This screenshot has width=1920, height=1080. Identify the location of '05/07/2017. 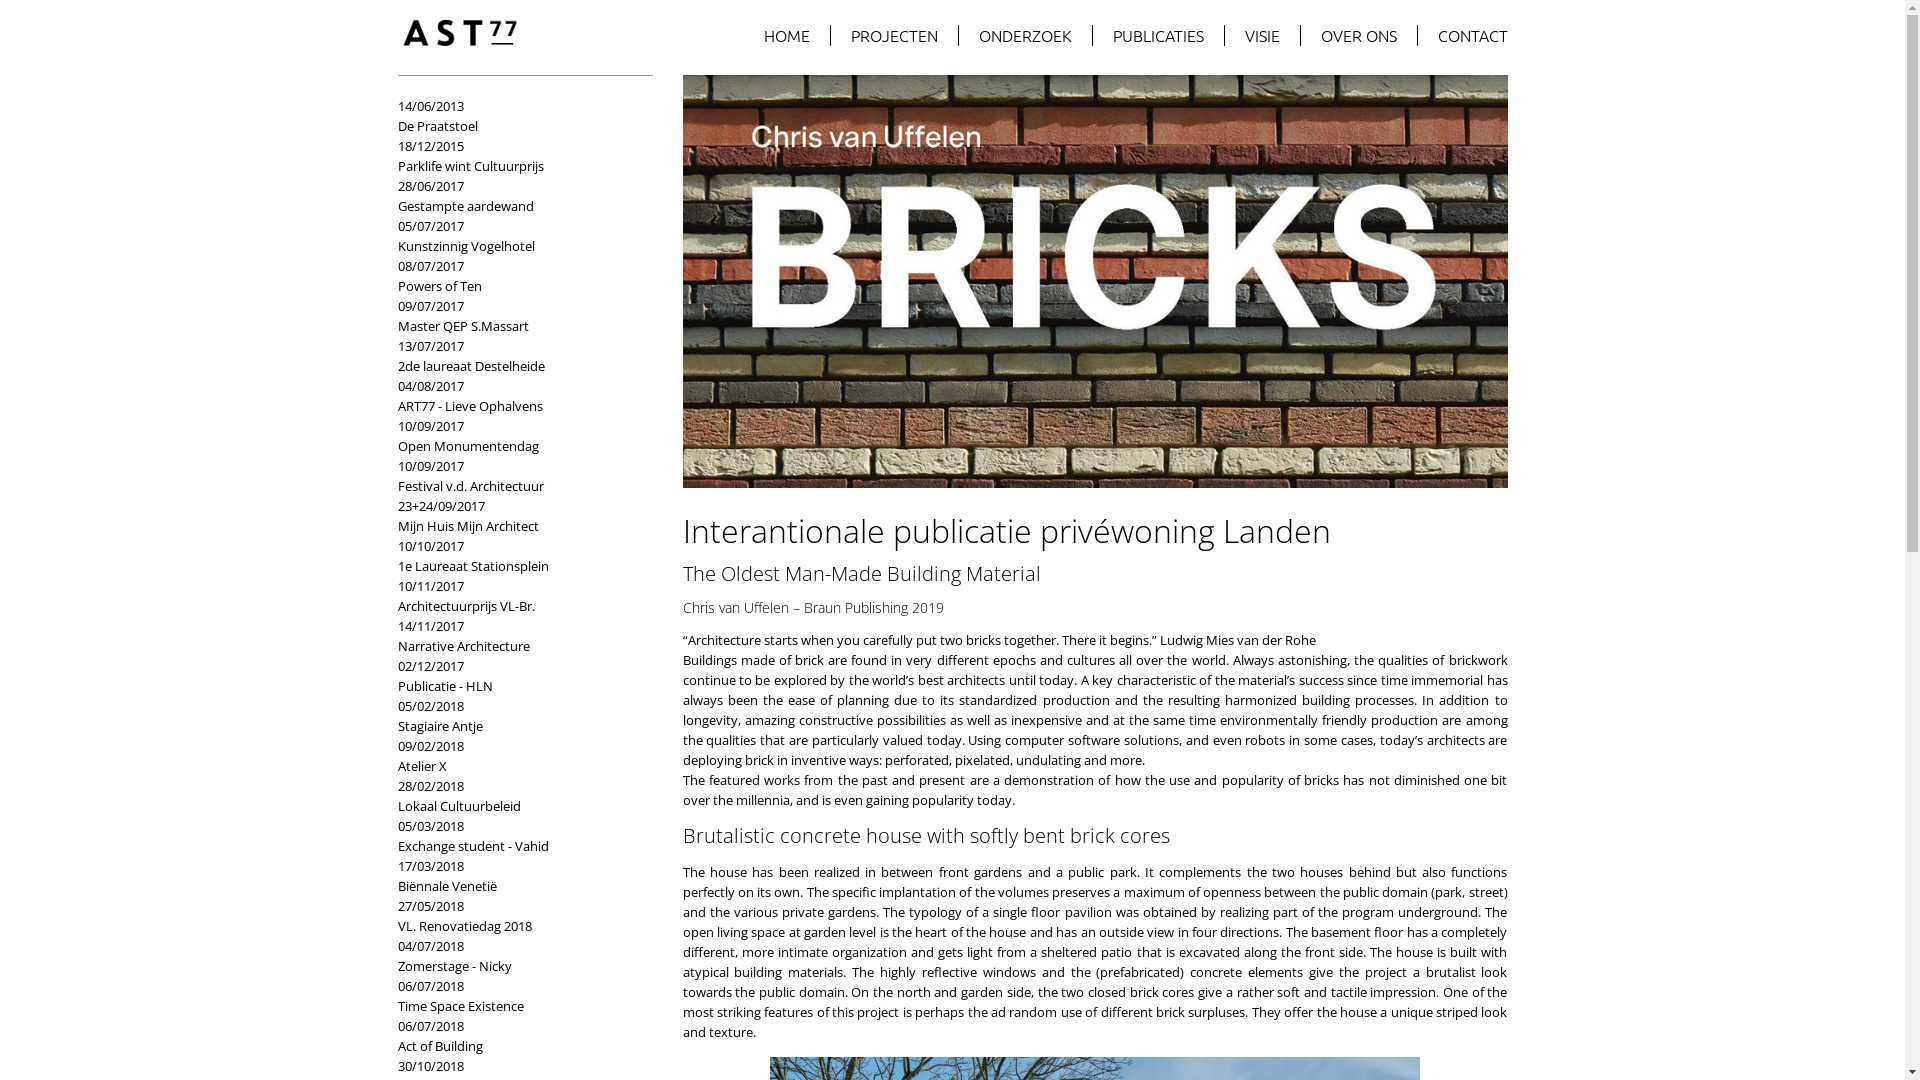
(515, 234).